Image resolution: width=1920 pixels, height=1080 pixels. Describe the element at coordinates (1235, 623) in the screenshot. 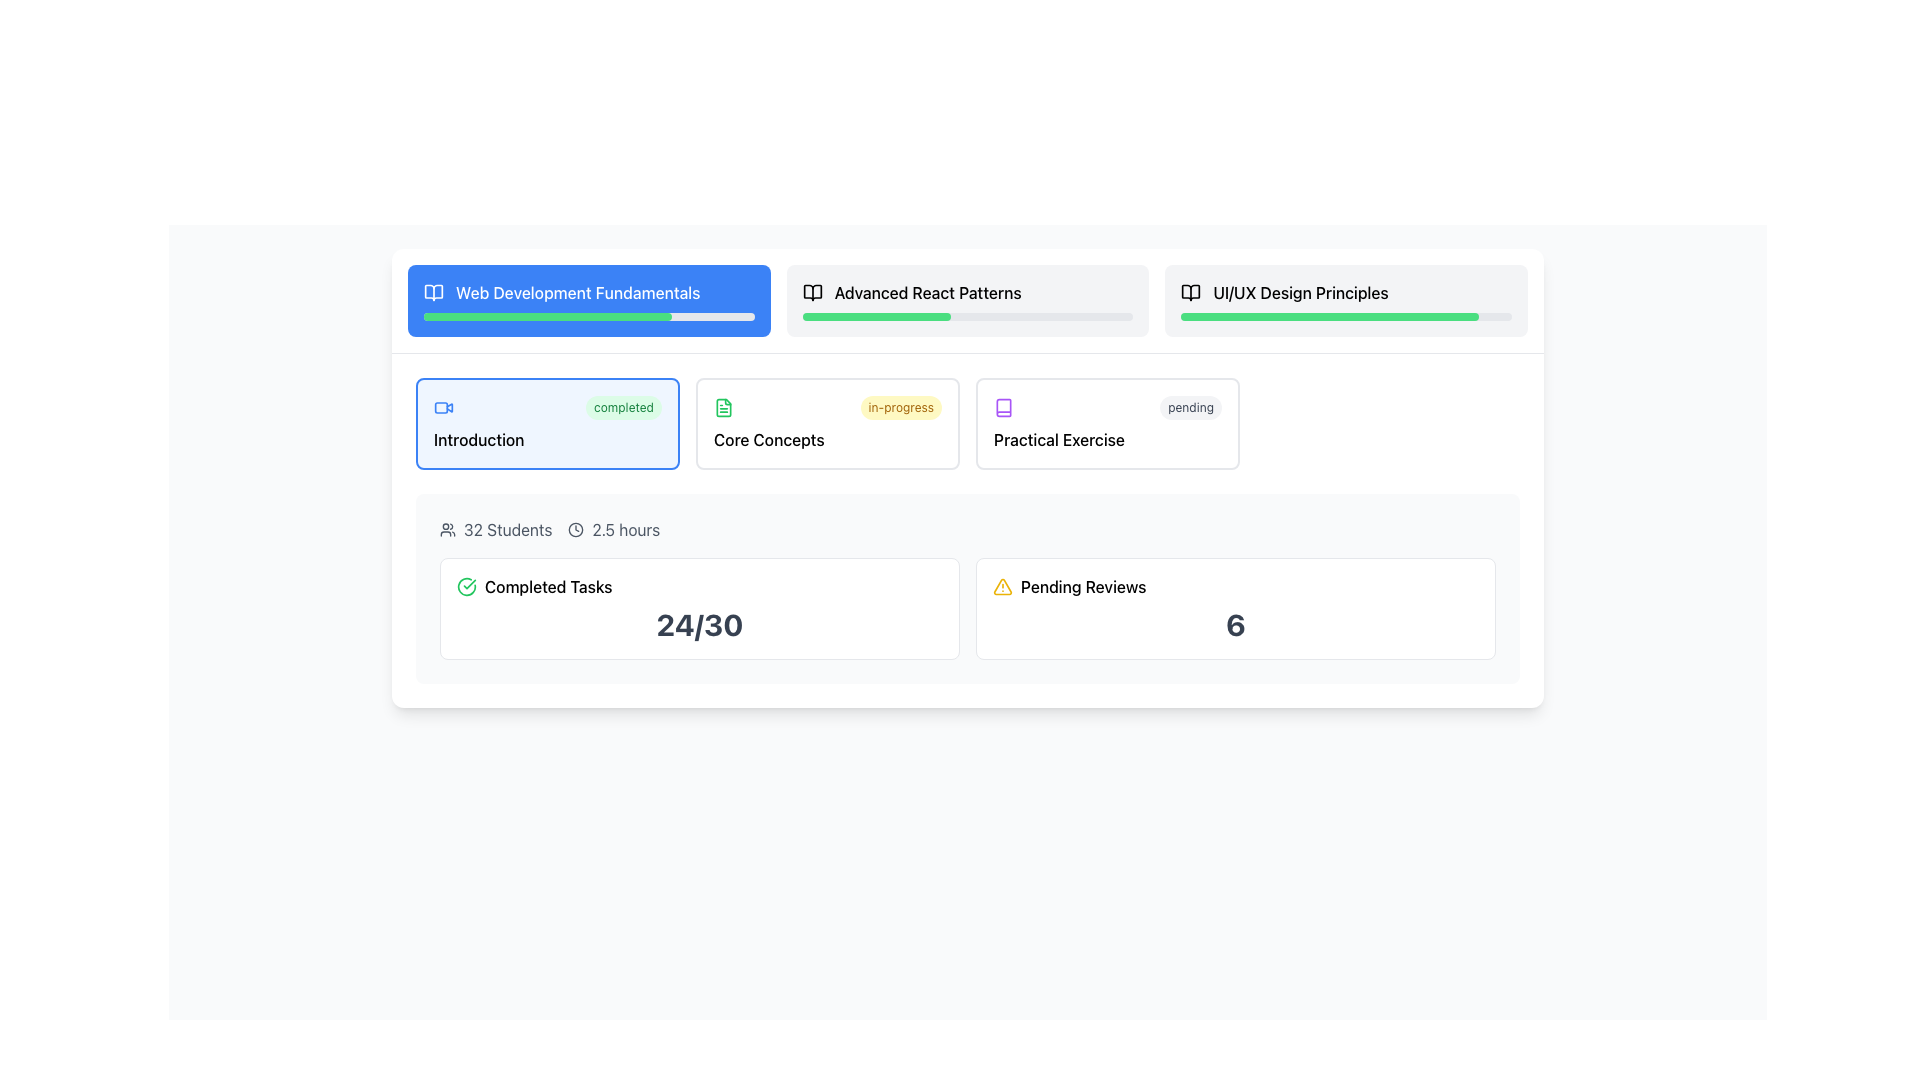

I see `the content of the text label displaying the number of pending reviews, which is located in a bordered and rounded white box beneath the 'Pending Reviews' label in the bottom-right corner of the layout` at that location.